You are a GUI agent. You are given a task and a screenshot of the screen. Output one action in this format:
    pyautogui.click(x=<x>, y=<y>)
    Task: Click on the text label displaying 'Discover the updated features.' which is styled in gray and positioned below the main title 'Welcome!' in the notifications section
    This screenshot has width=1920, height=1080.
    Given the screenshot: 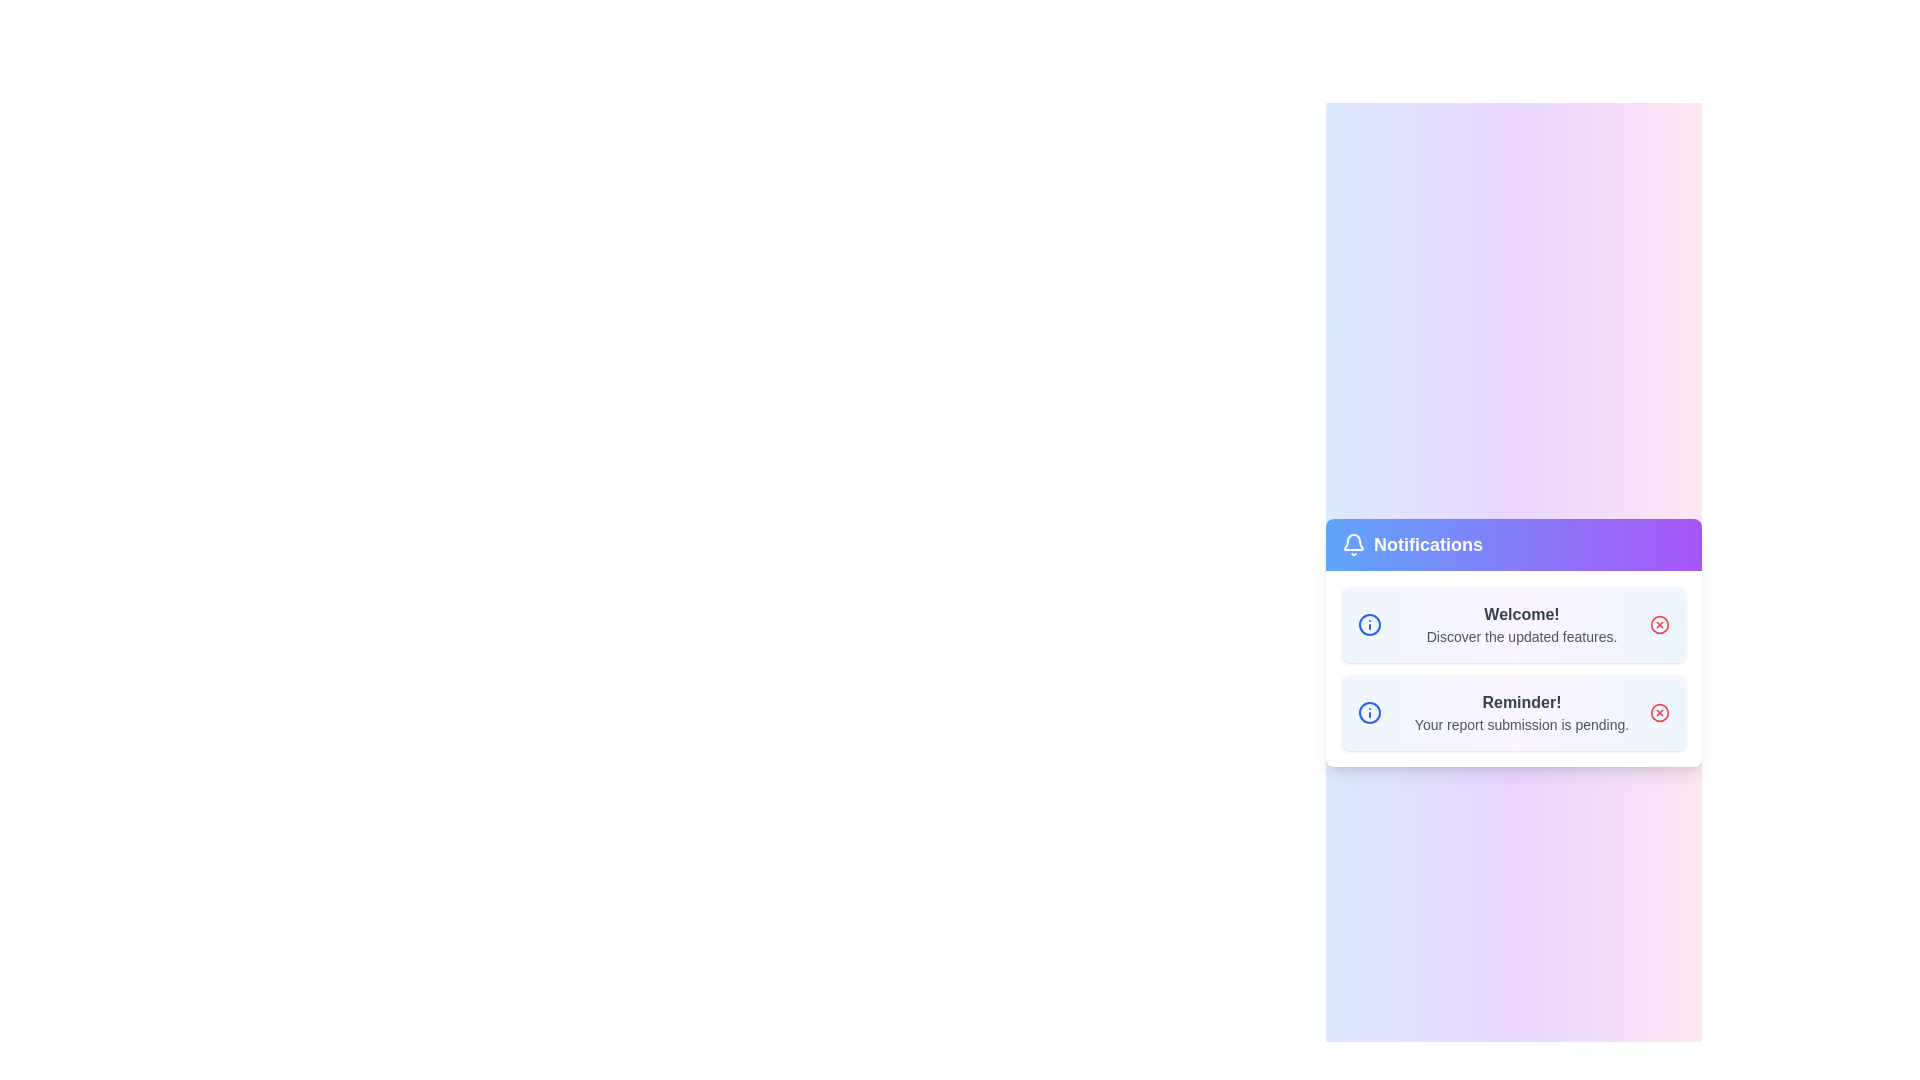 What is the action you would take?
    pyautogui.click(x=1520, y=636)
    